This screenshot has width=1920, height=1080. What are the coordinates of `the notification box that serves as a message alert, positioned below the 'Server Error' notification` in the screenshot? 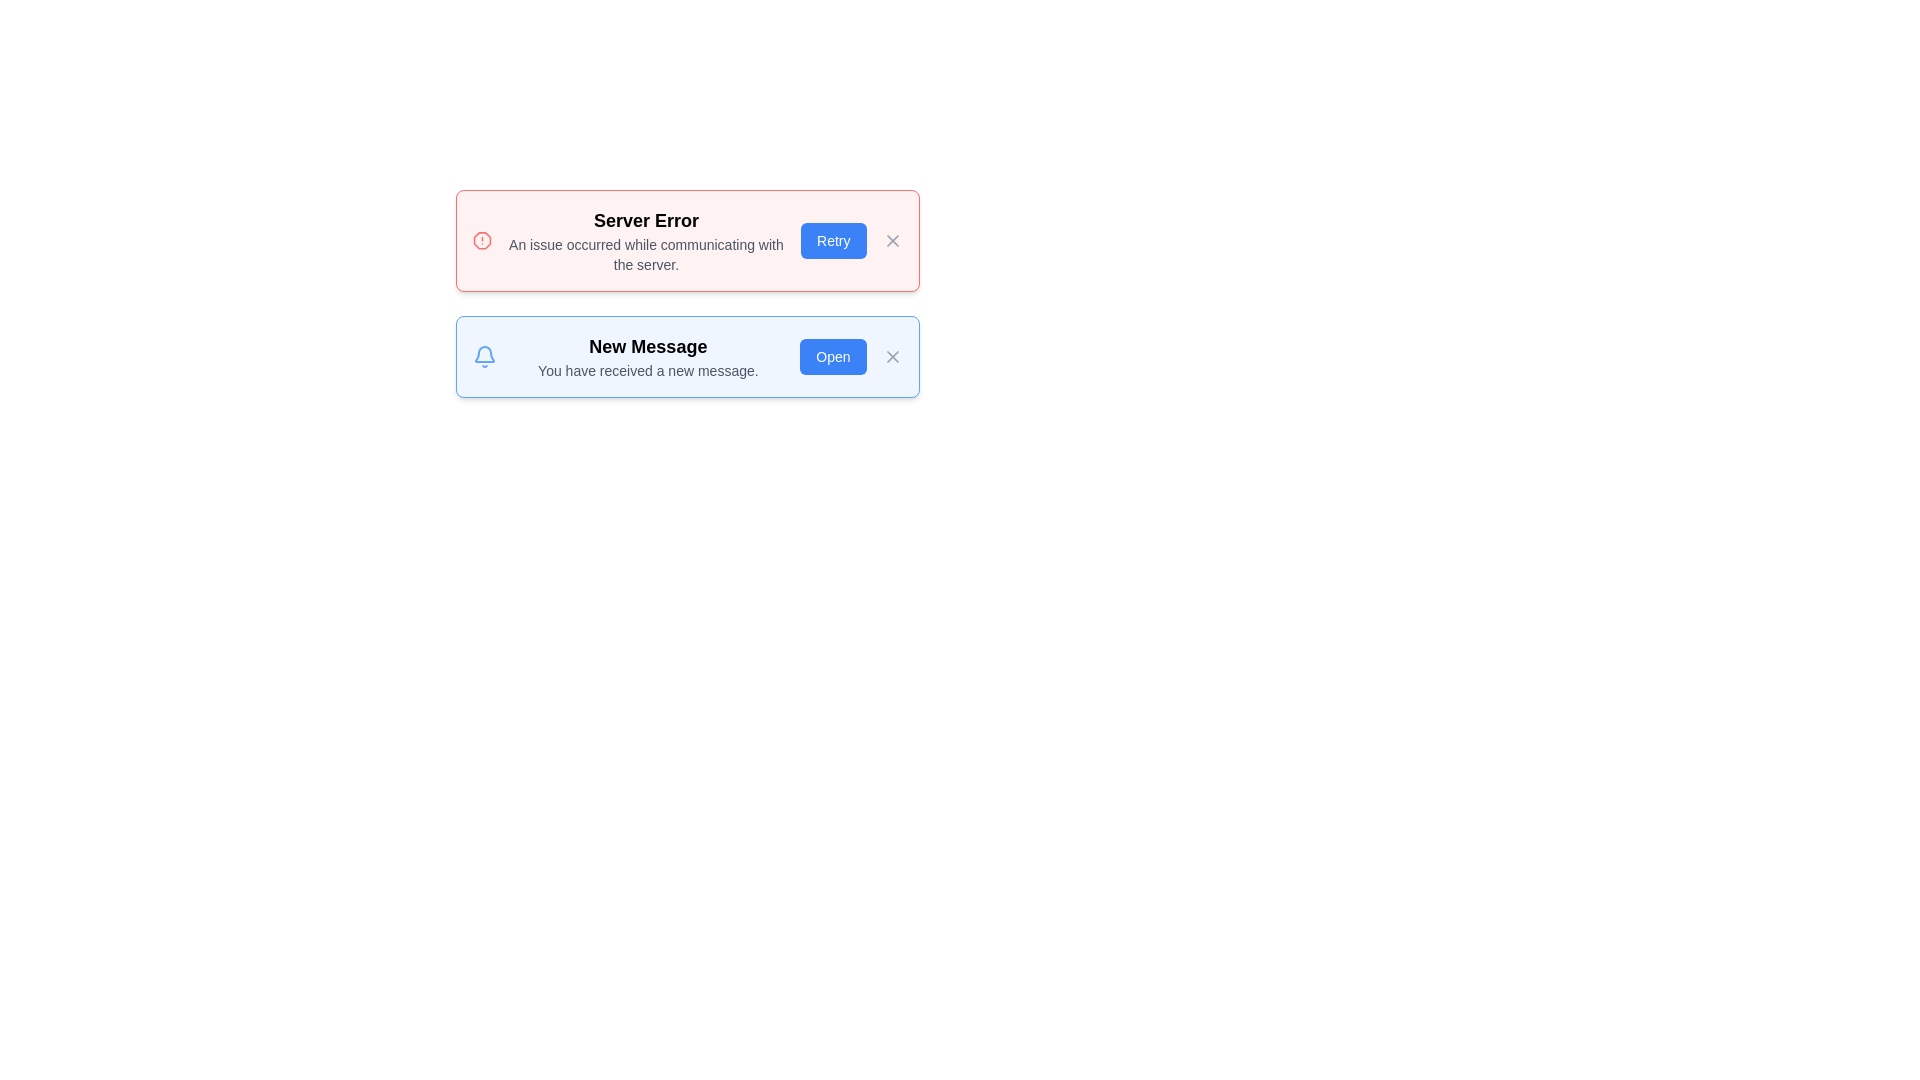 It's located at (687, 356).